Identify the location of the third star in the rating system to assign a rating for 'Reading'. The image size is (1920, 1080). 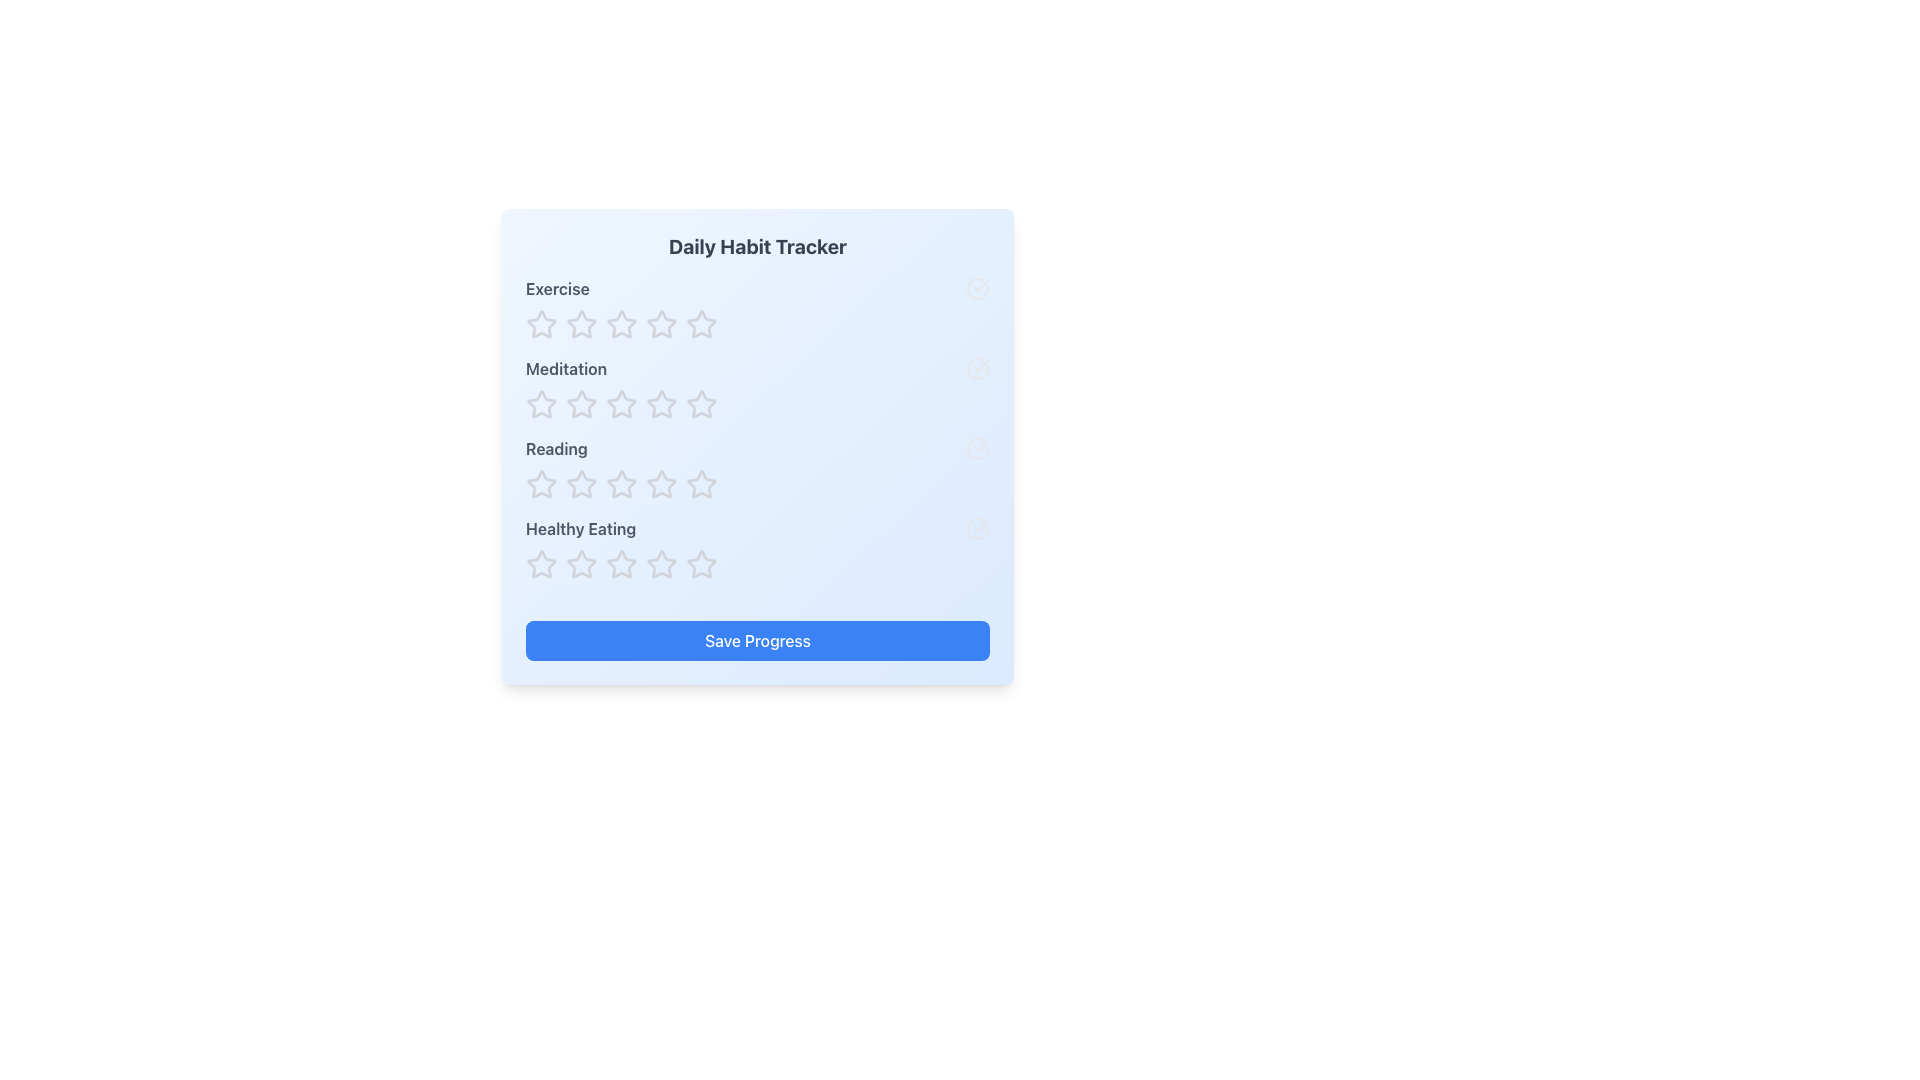
(580, 485).